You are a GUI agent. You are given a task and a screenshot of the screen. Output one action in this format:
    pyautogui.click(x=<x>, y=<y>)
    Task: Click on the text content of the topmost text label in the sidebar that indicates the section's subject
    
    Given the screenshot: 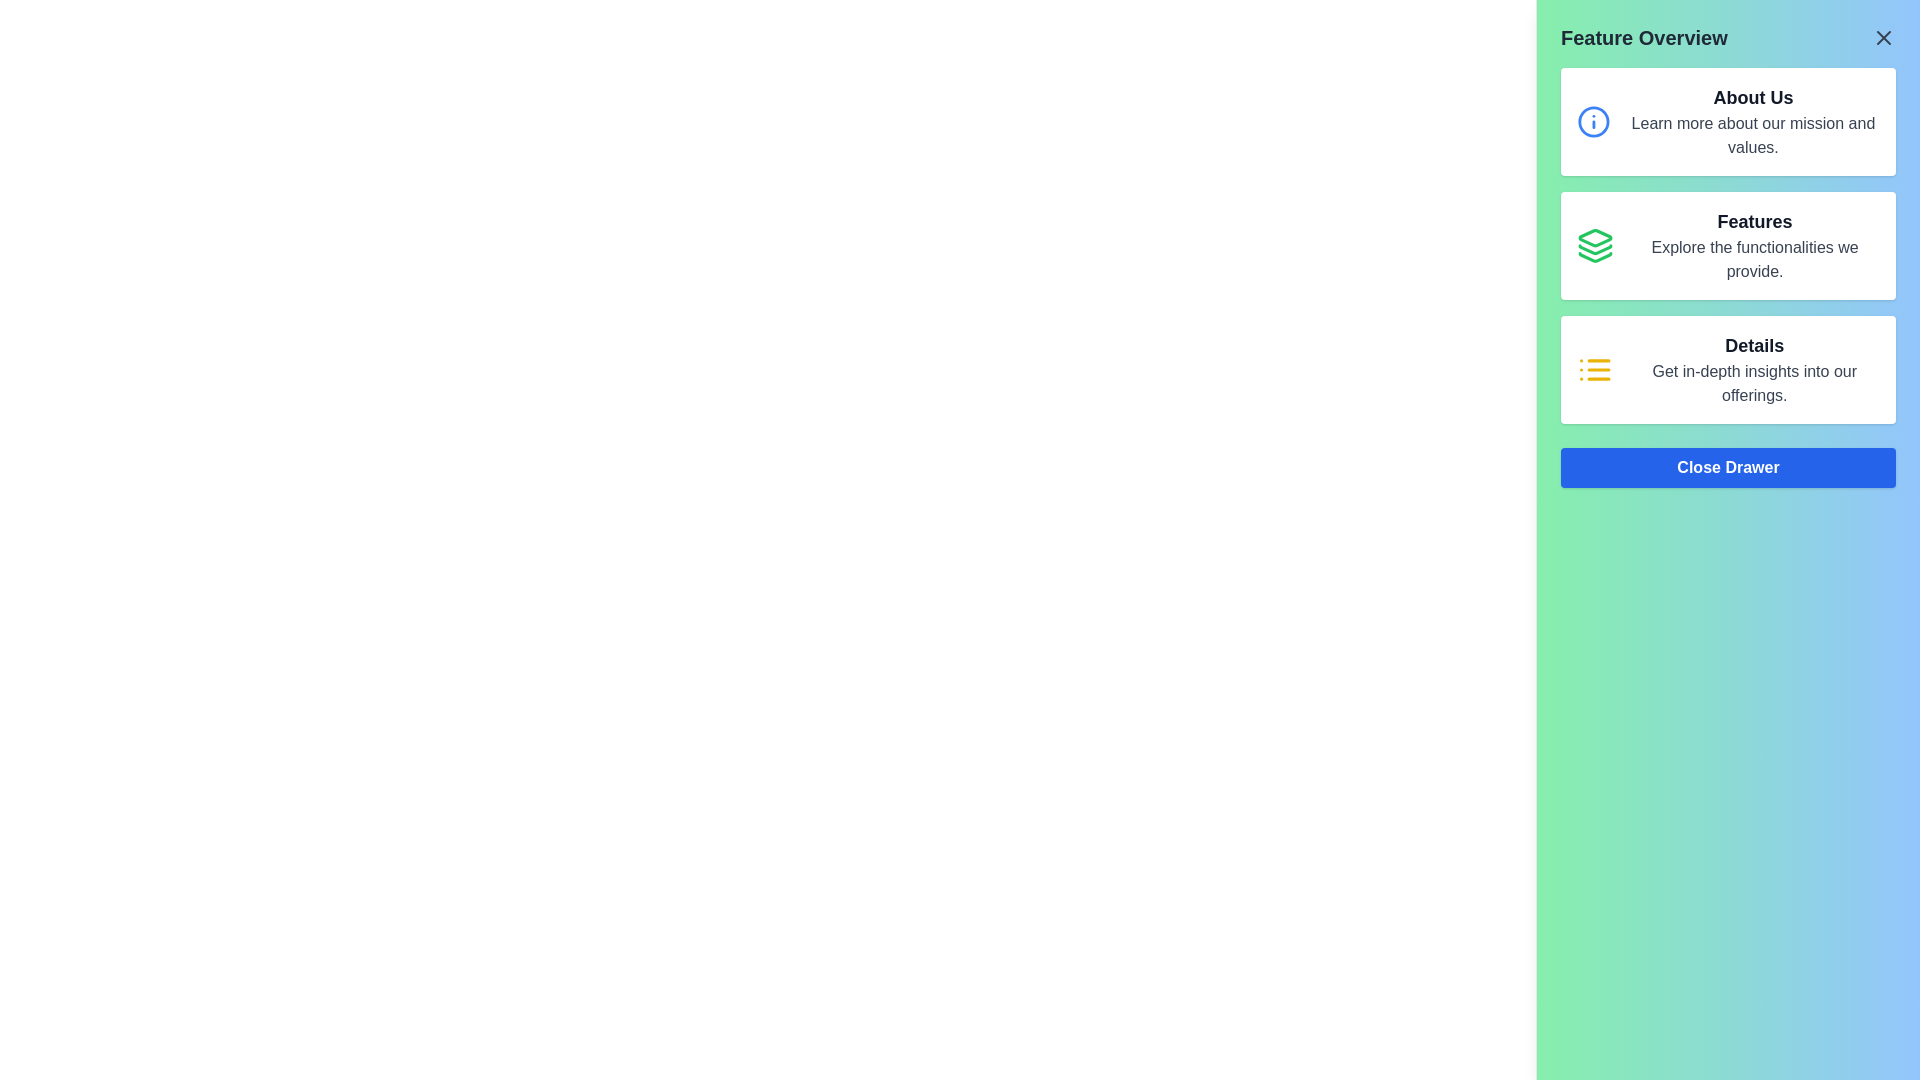 What is the action you would take?
    pyautogui.click(x=1752, y=97)
    